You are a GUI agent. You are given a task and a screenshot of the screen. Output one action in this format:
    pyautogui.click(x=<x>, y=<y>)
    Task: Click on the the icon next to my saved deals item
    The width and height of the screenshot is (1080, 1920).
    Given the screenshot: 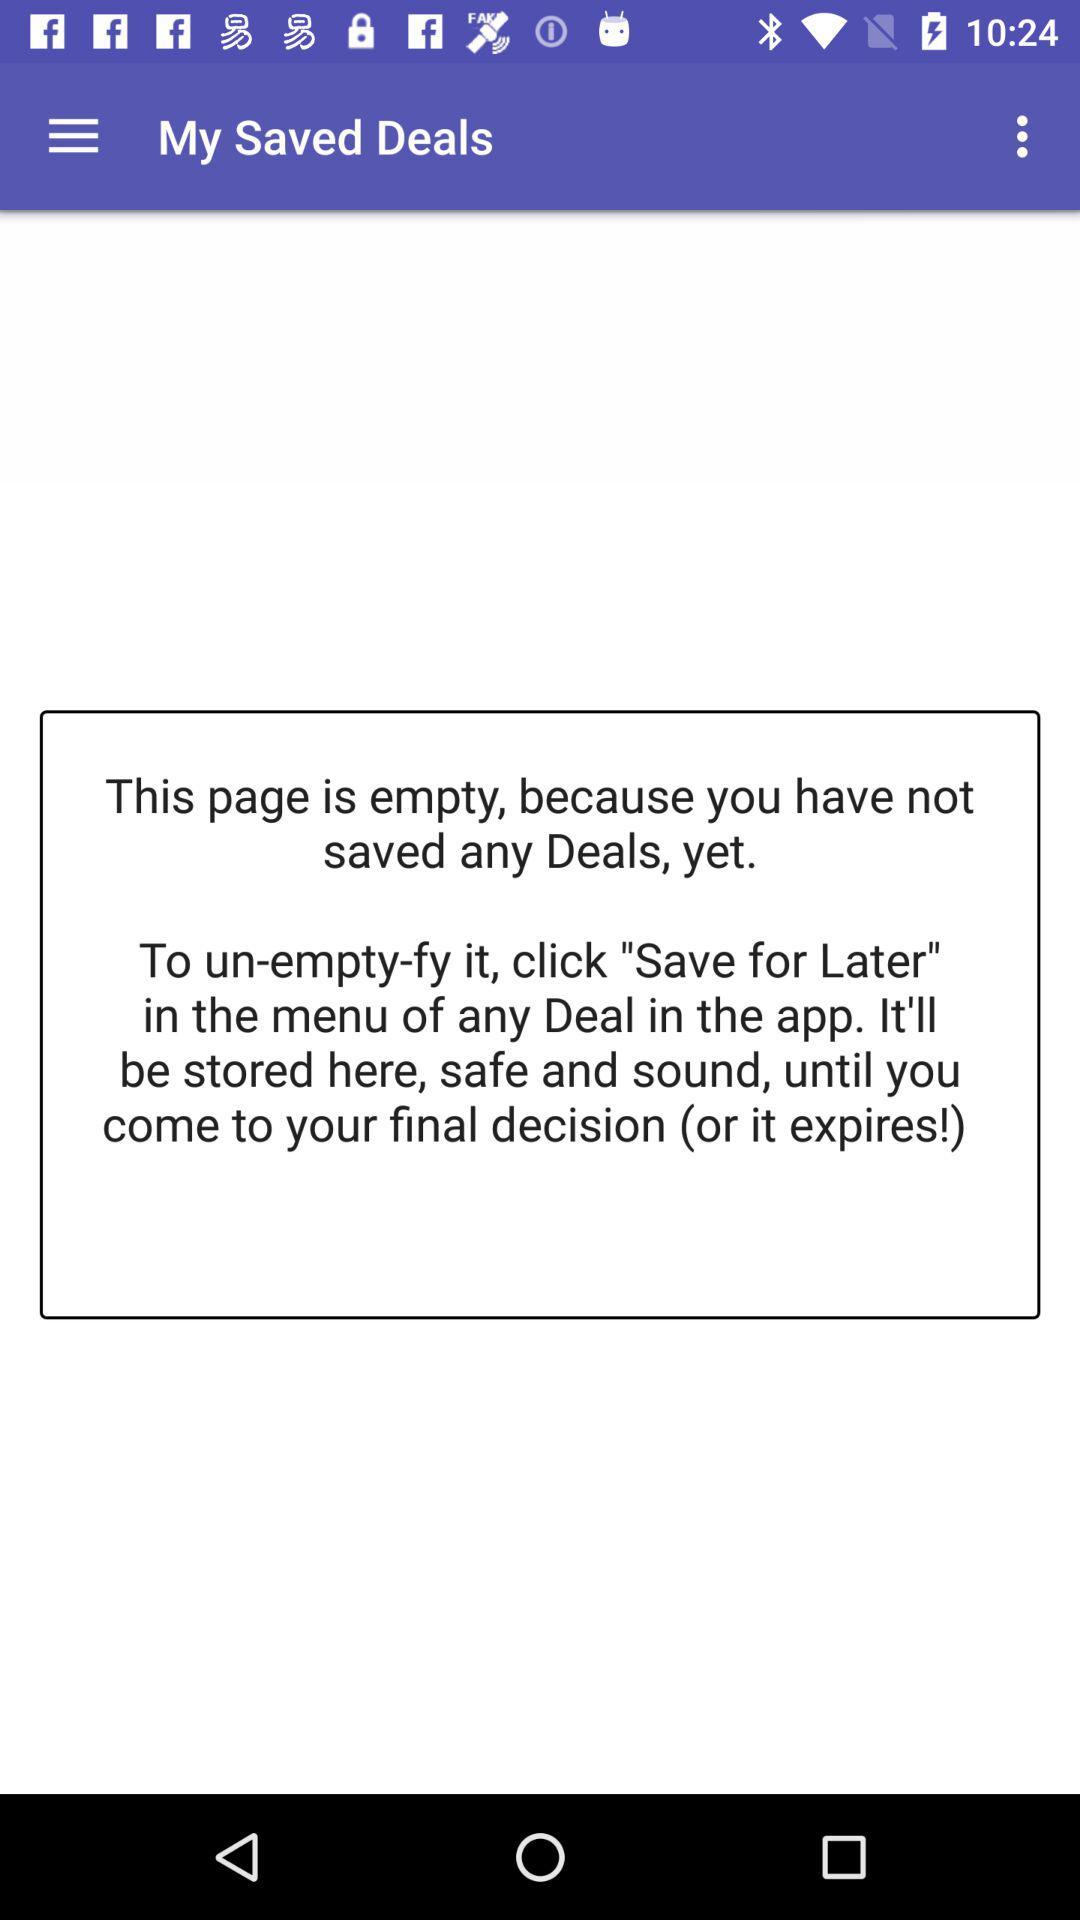 What is the action you would take?
    pyautogui.click(x=72, y=135)
    